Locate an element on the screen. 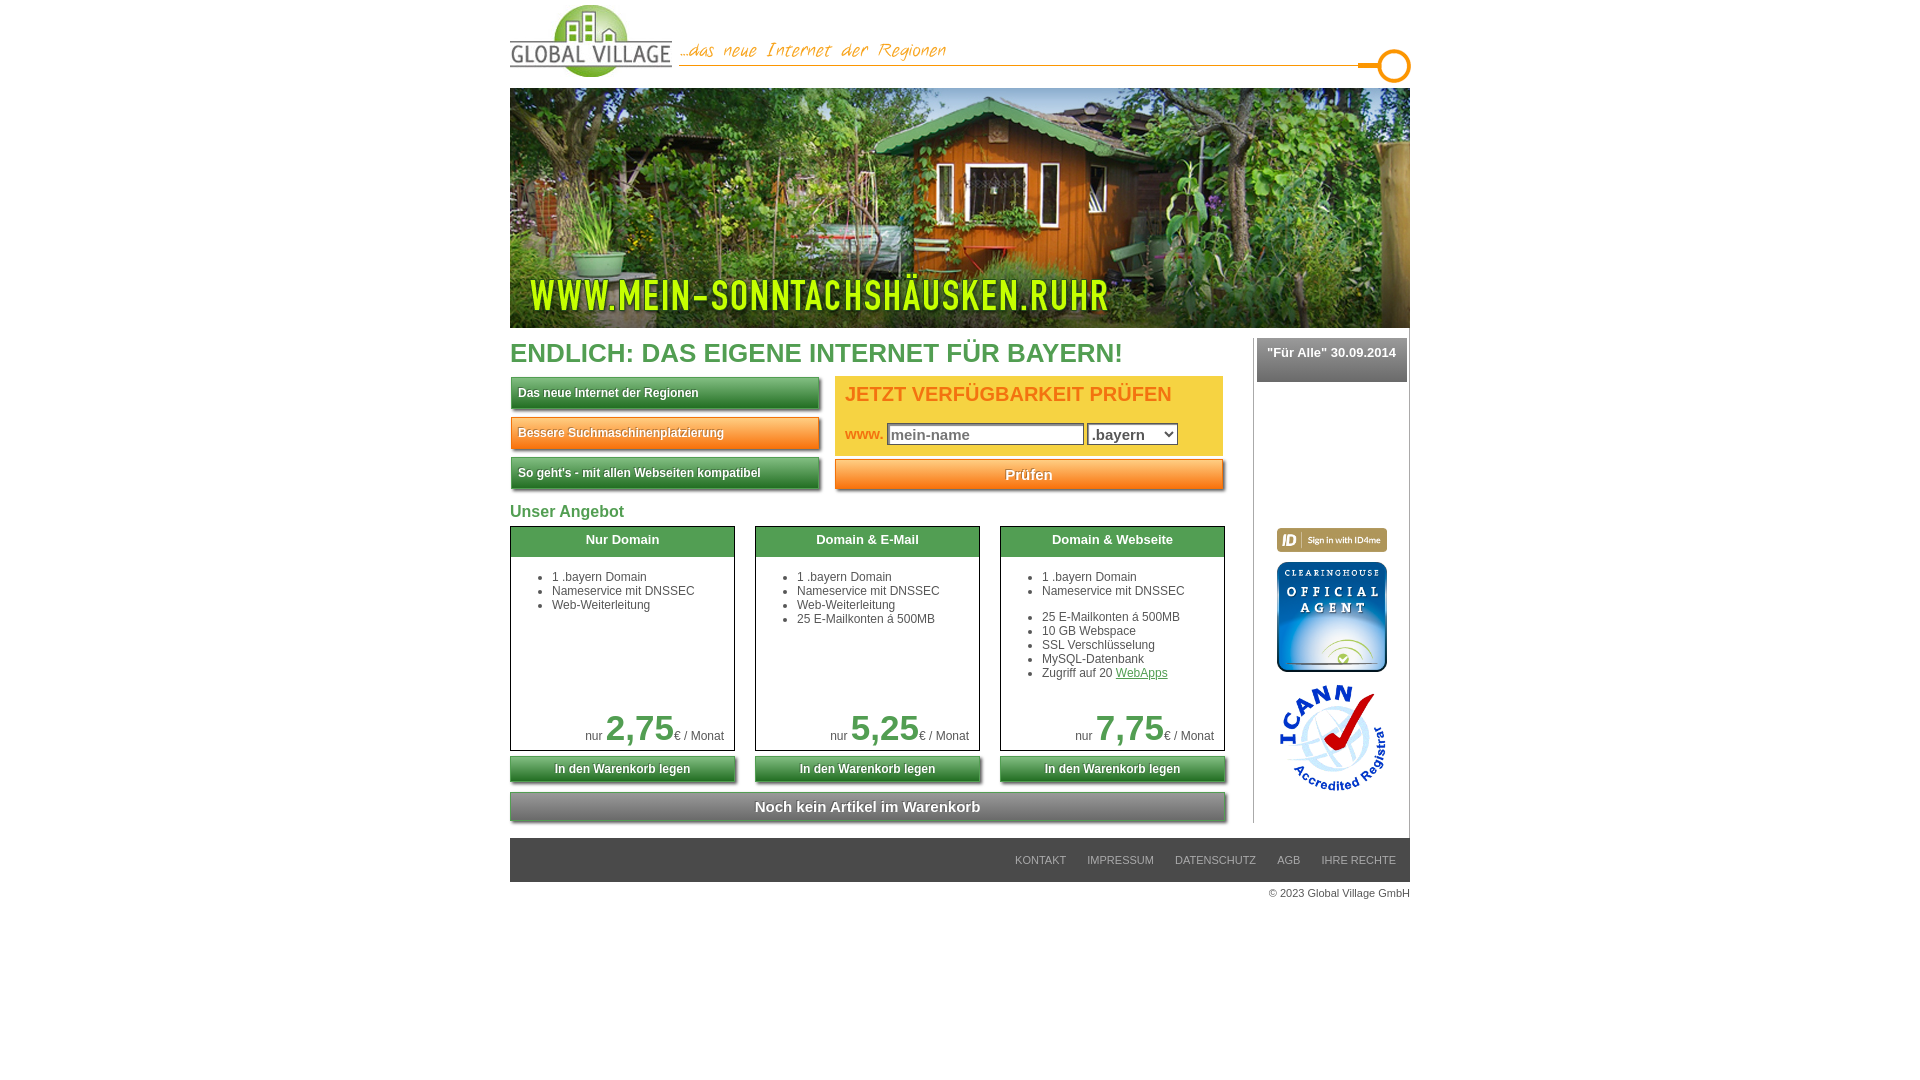 This screenshot has height=1080, width=1920. 'DATENSCHUTZ' is located at coordinates (1214, 859).